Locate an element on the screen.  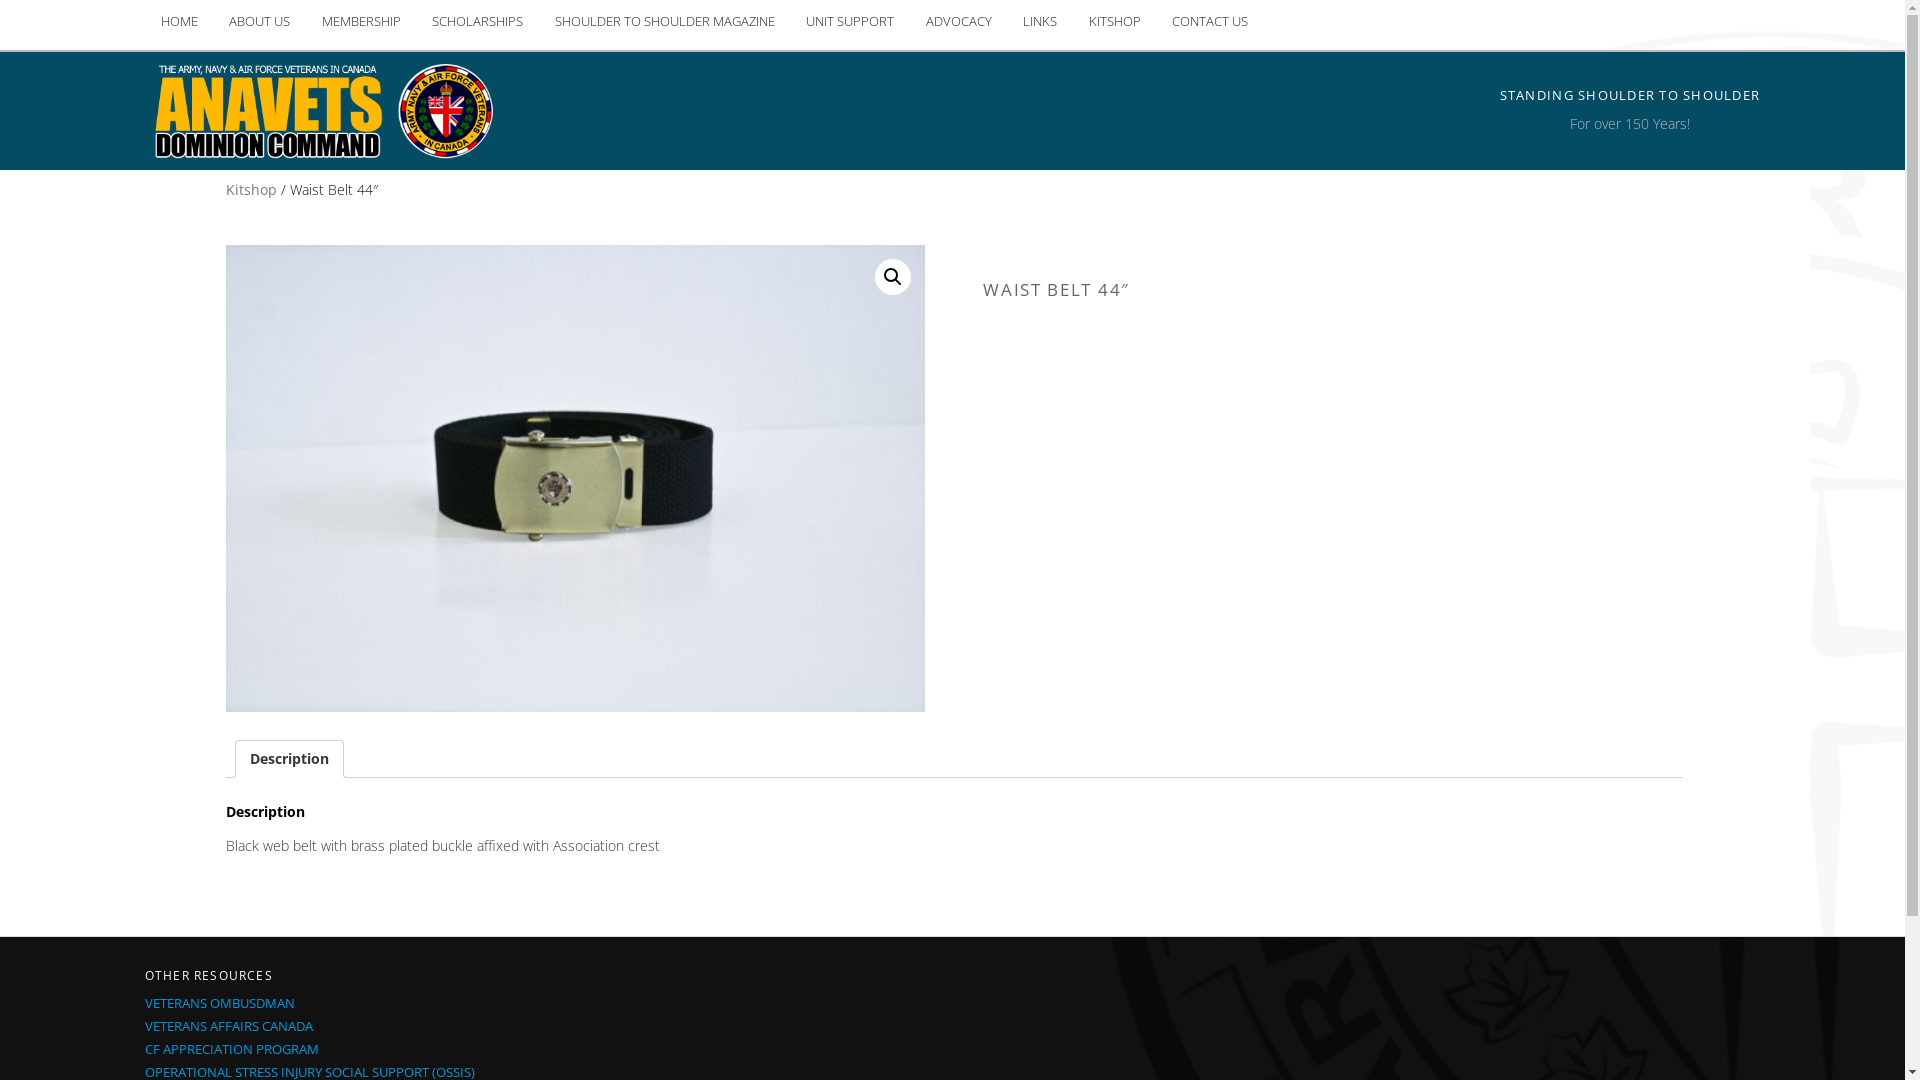
'HOME' is located at coordinates (179, 21).